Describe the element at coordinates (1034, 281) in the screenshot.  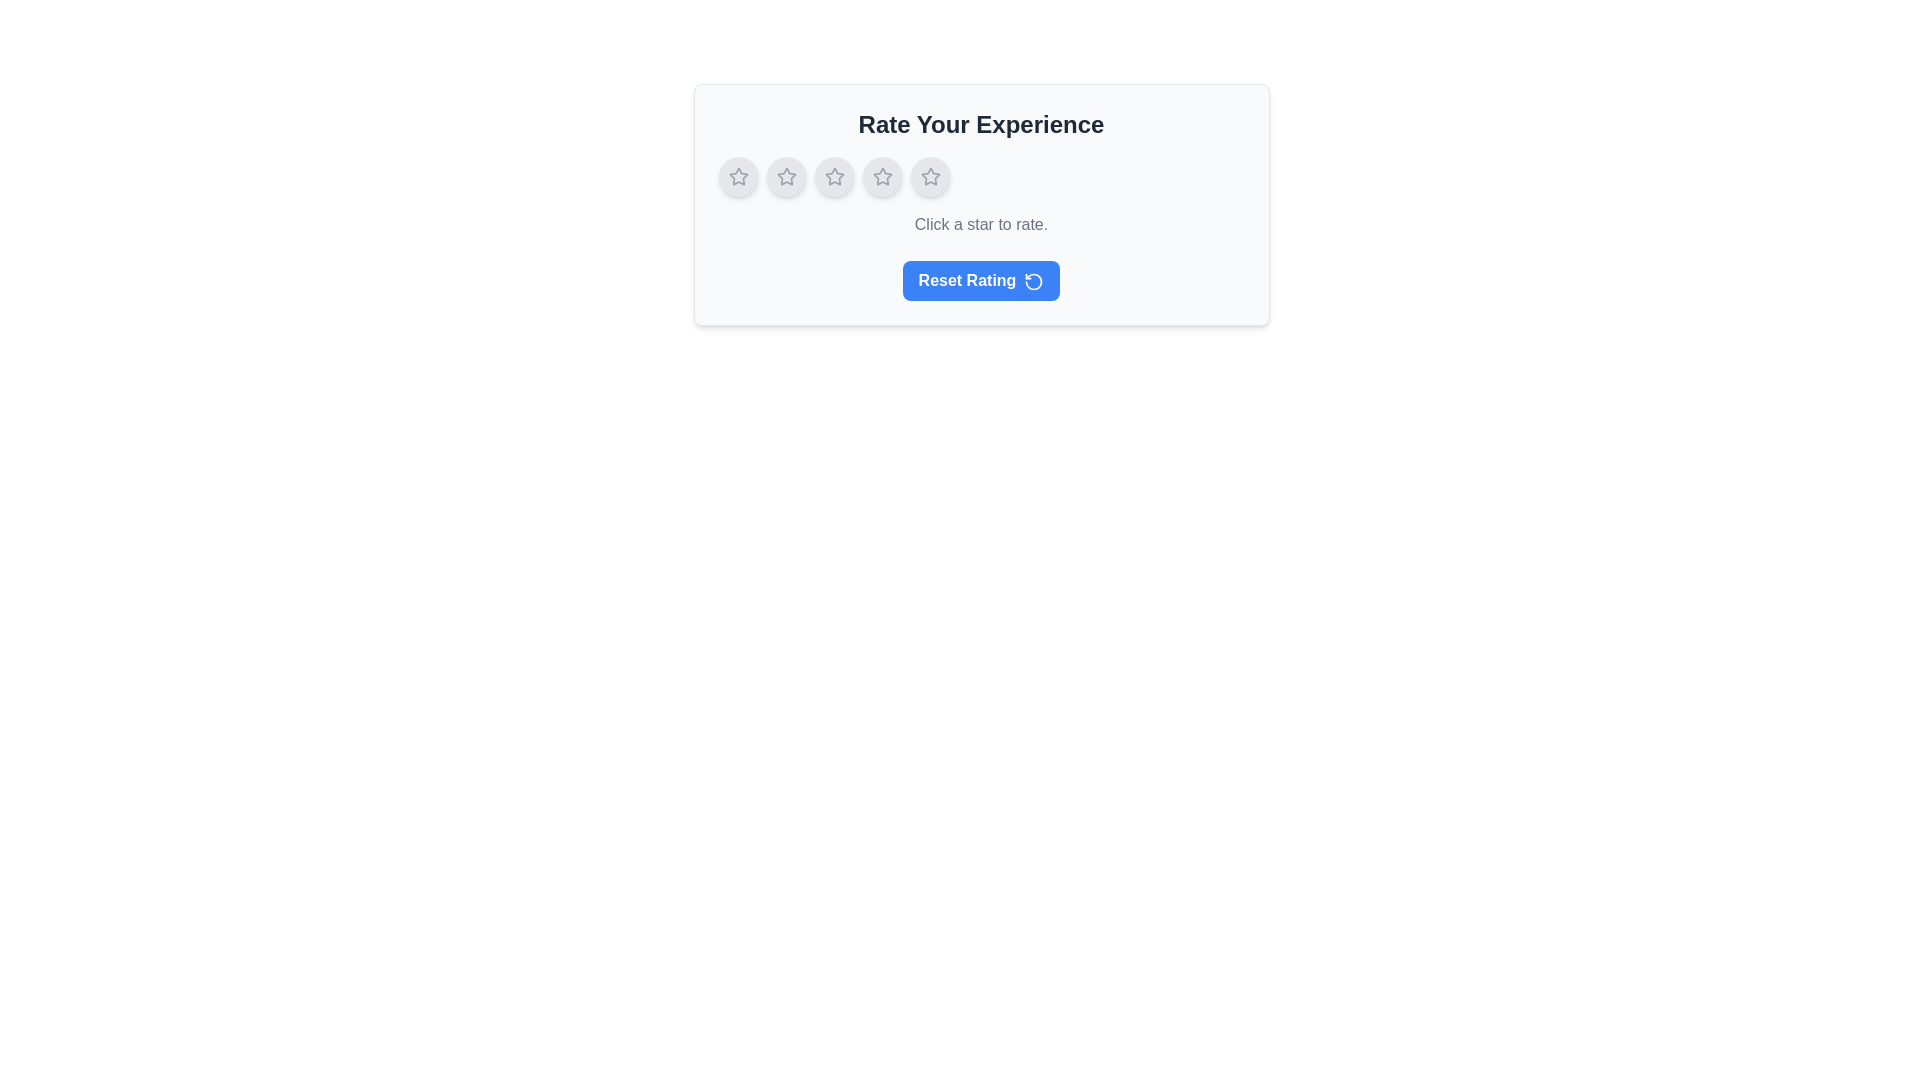
I see `the circular arc icon of the rotating arrow within the 'Reset Rating' button, which signifies a counter-clockwise rotation` at that location.